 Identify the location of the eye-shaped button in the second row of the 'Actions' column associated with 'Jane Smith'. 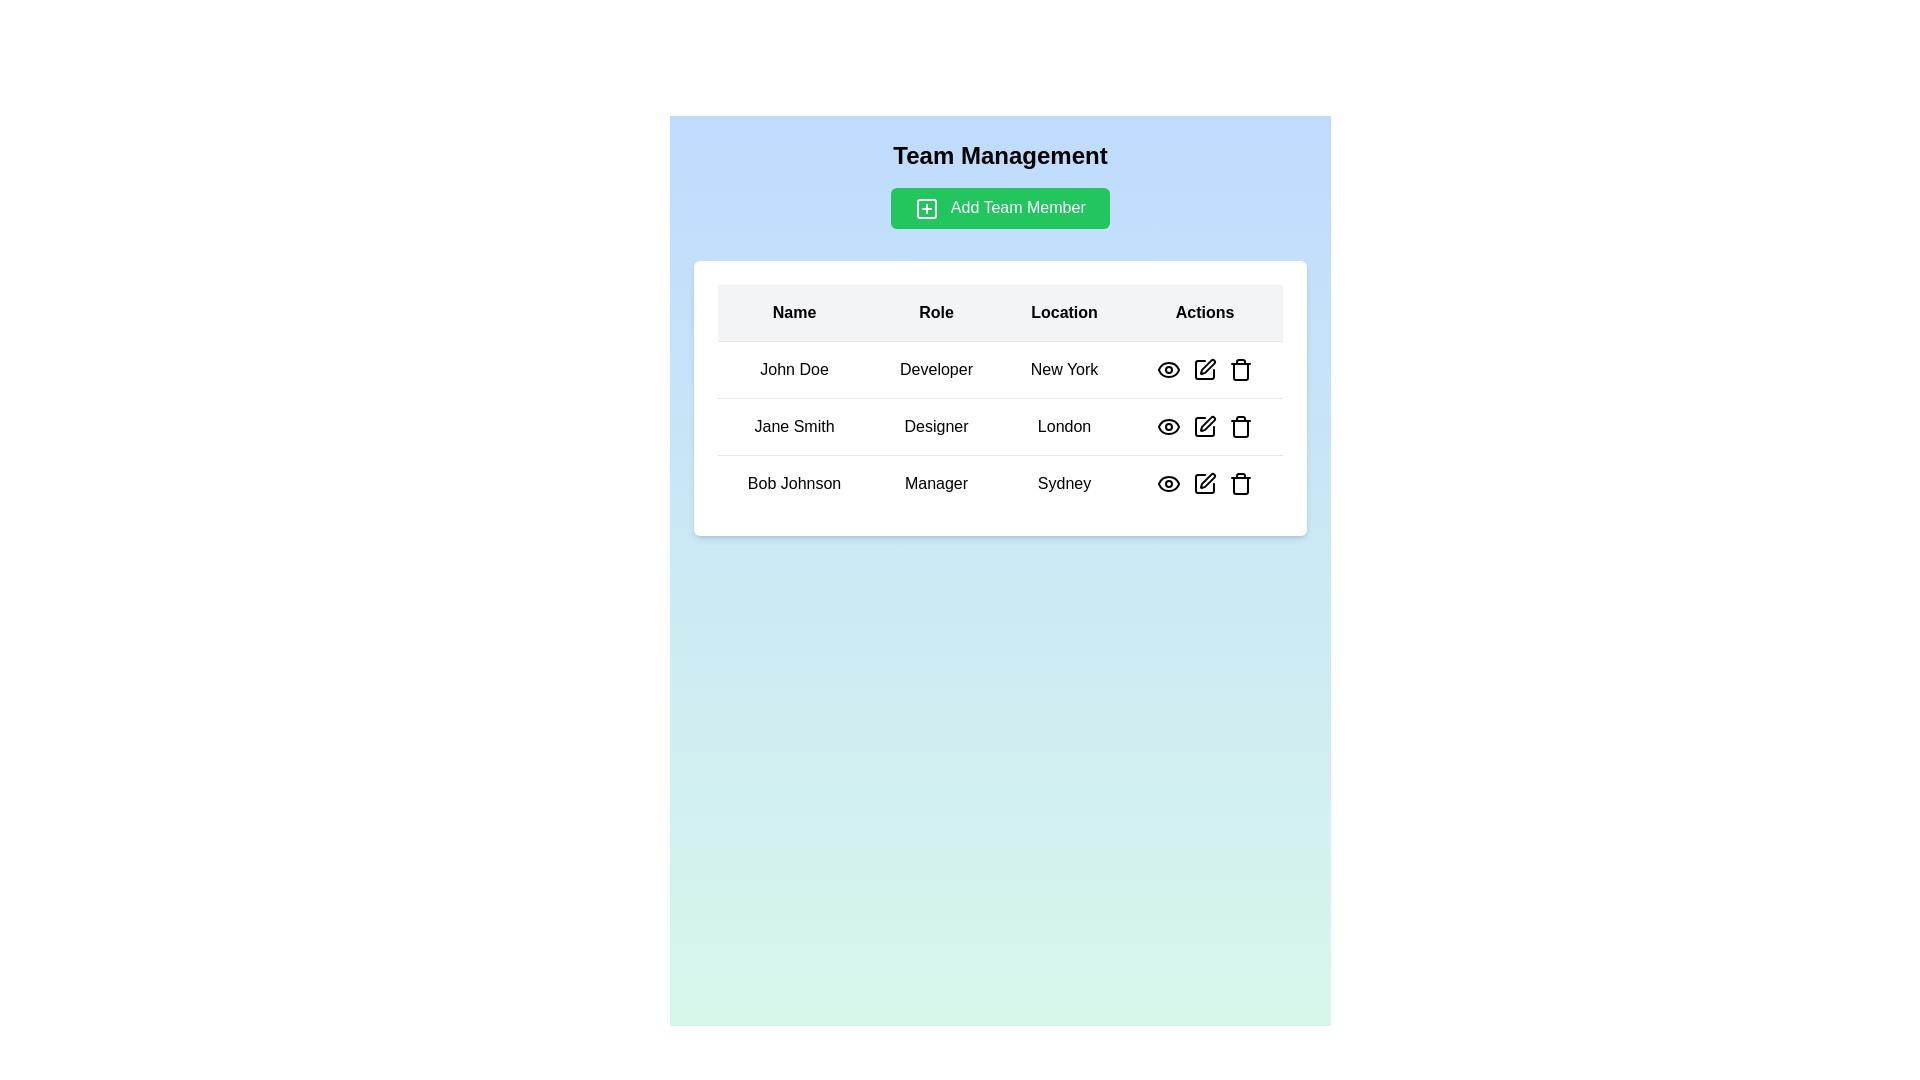
(1169, 425).